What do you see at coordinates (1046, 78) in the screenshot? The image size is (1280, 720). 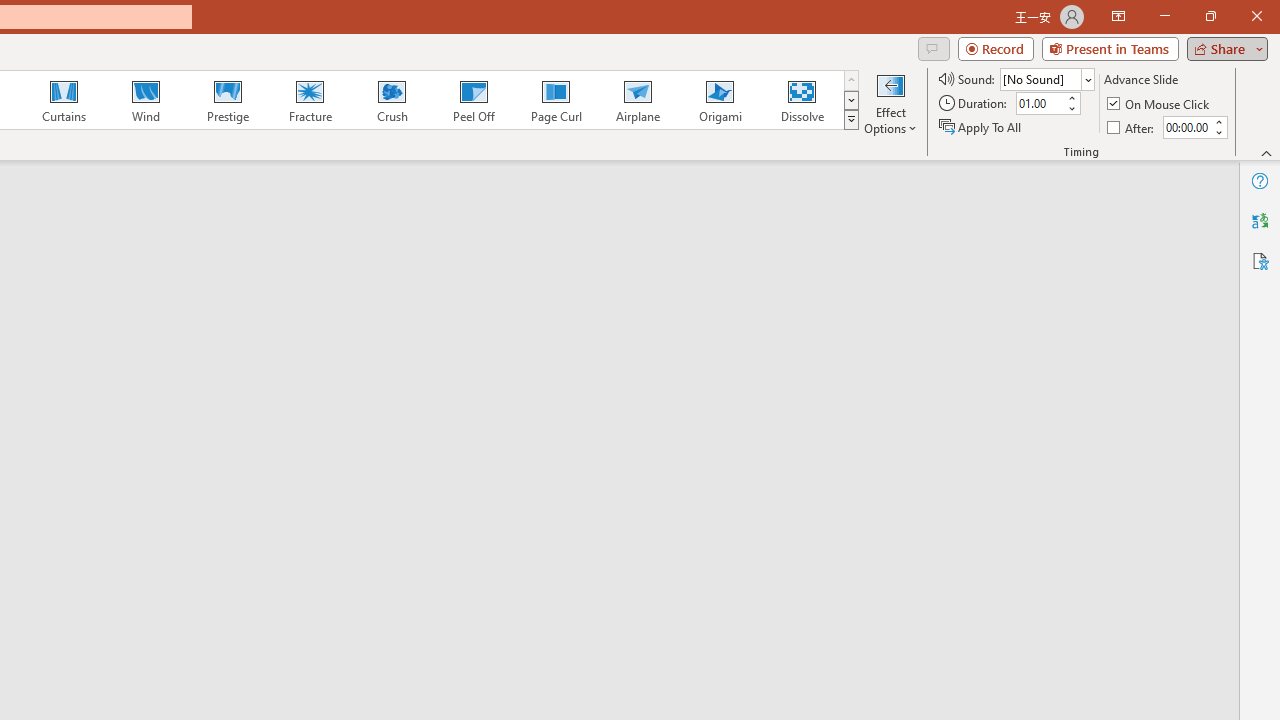 I see `'Sound'` at bounding box center [1046, 78].